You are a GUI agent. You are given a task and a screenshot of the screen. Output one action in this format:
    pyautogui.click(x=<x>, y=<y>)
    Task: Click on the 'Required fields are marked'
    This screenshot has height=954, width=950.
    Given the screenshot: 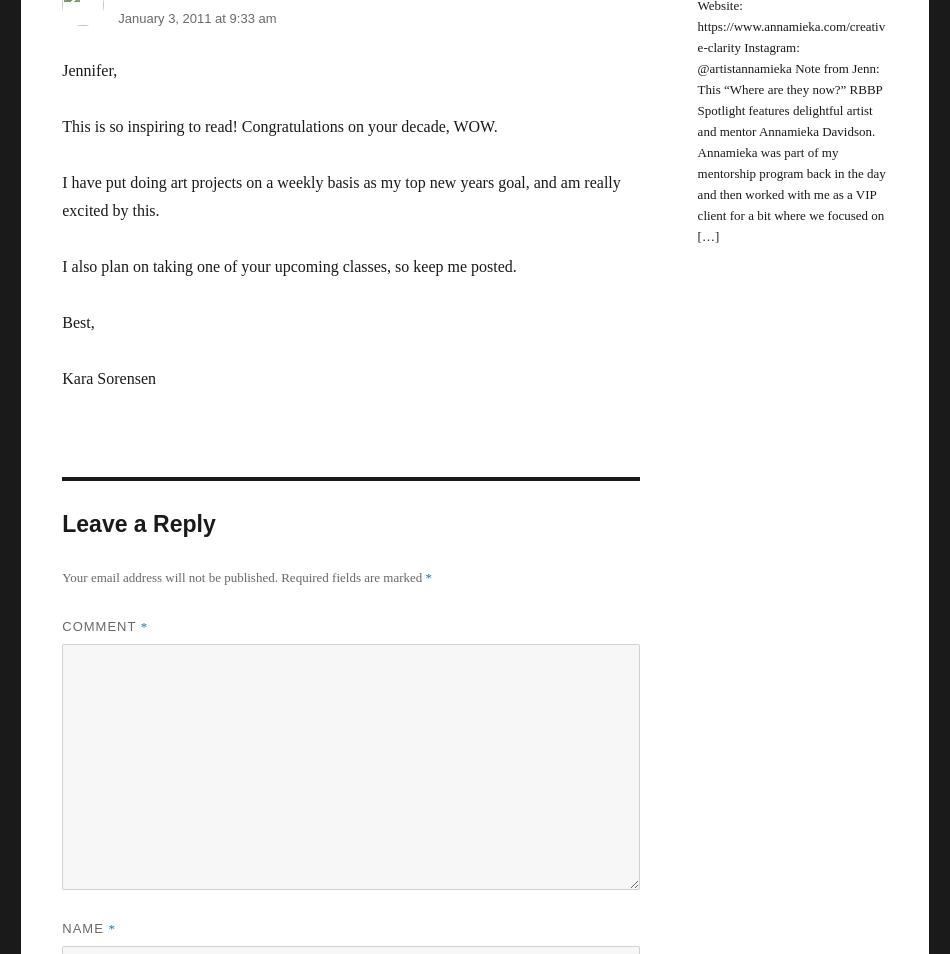 What is the action you would take?
    pyautogui.click(x=352, y=576)
    